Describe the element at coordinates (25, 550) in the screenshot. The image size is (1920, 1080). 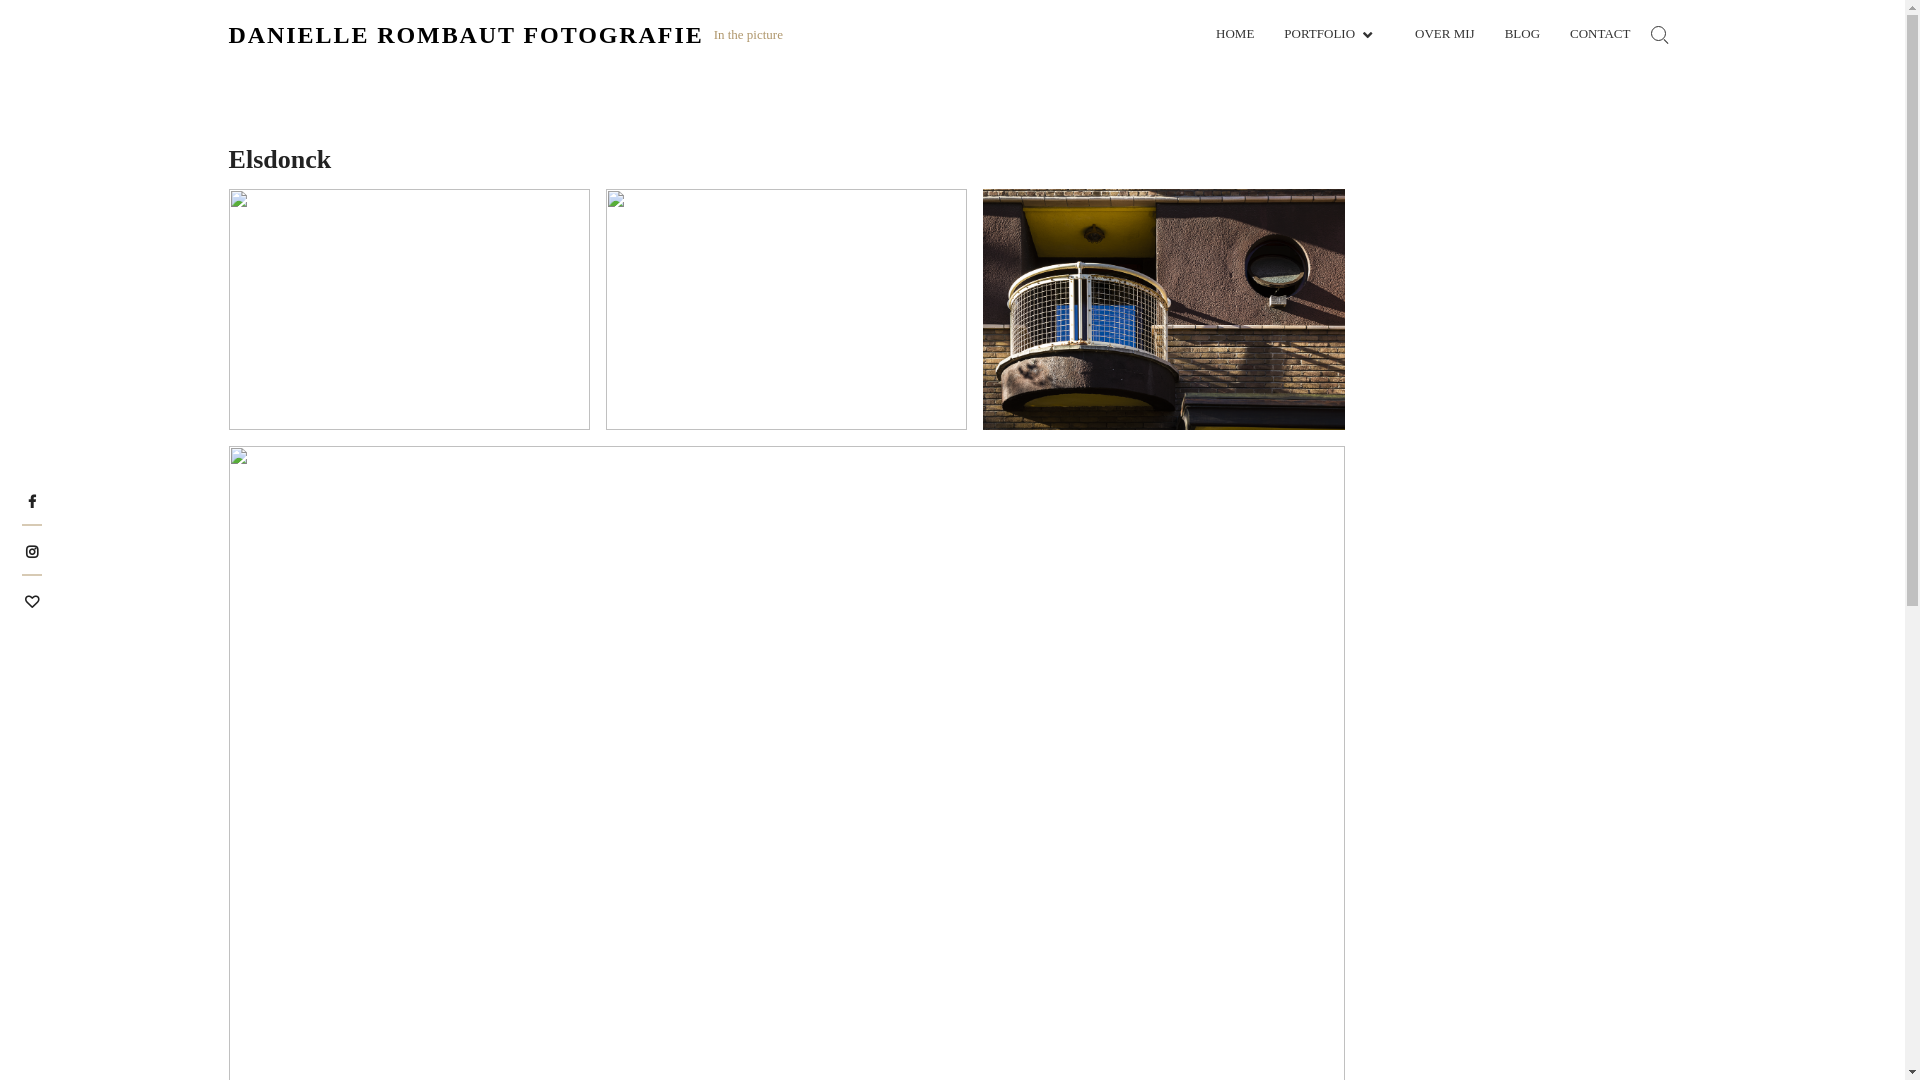
I see `'Instagram'` at that location.